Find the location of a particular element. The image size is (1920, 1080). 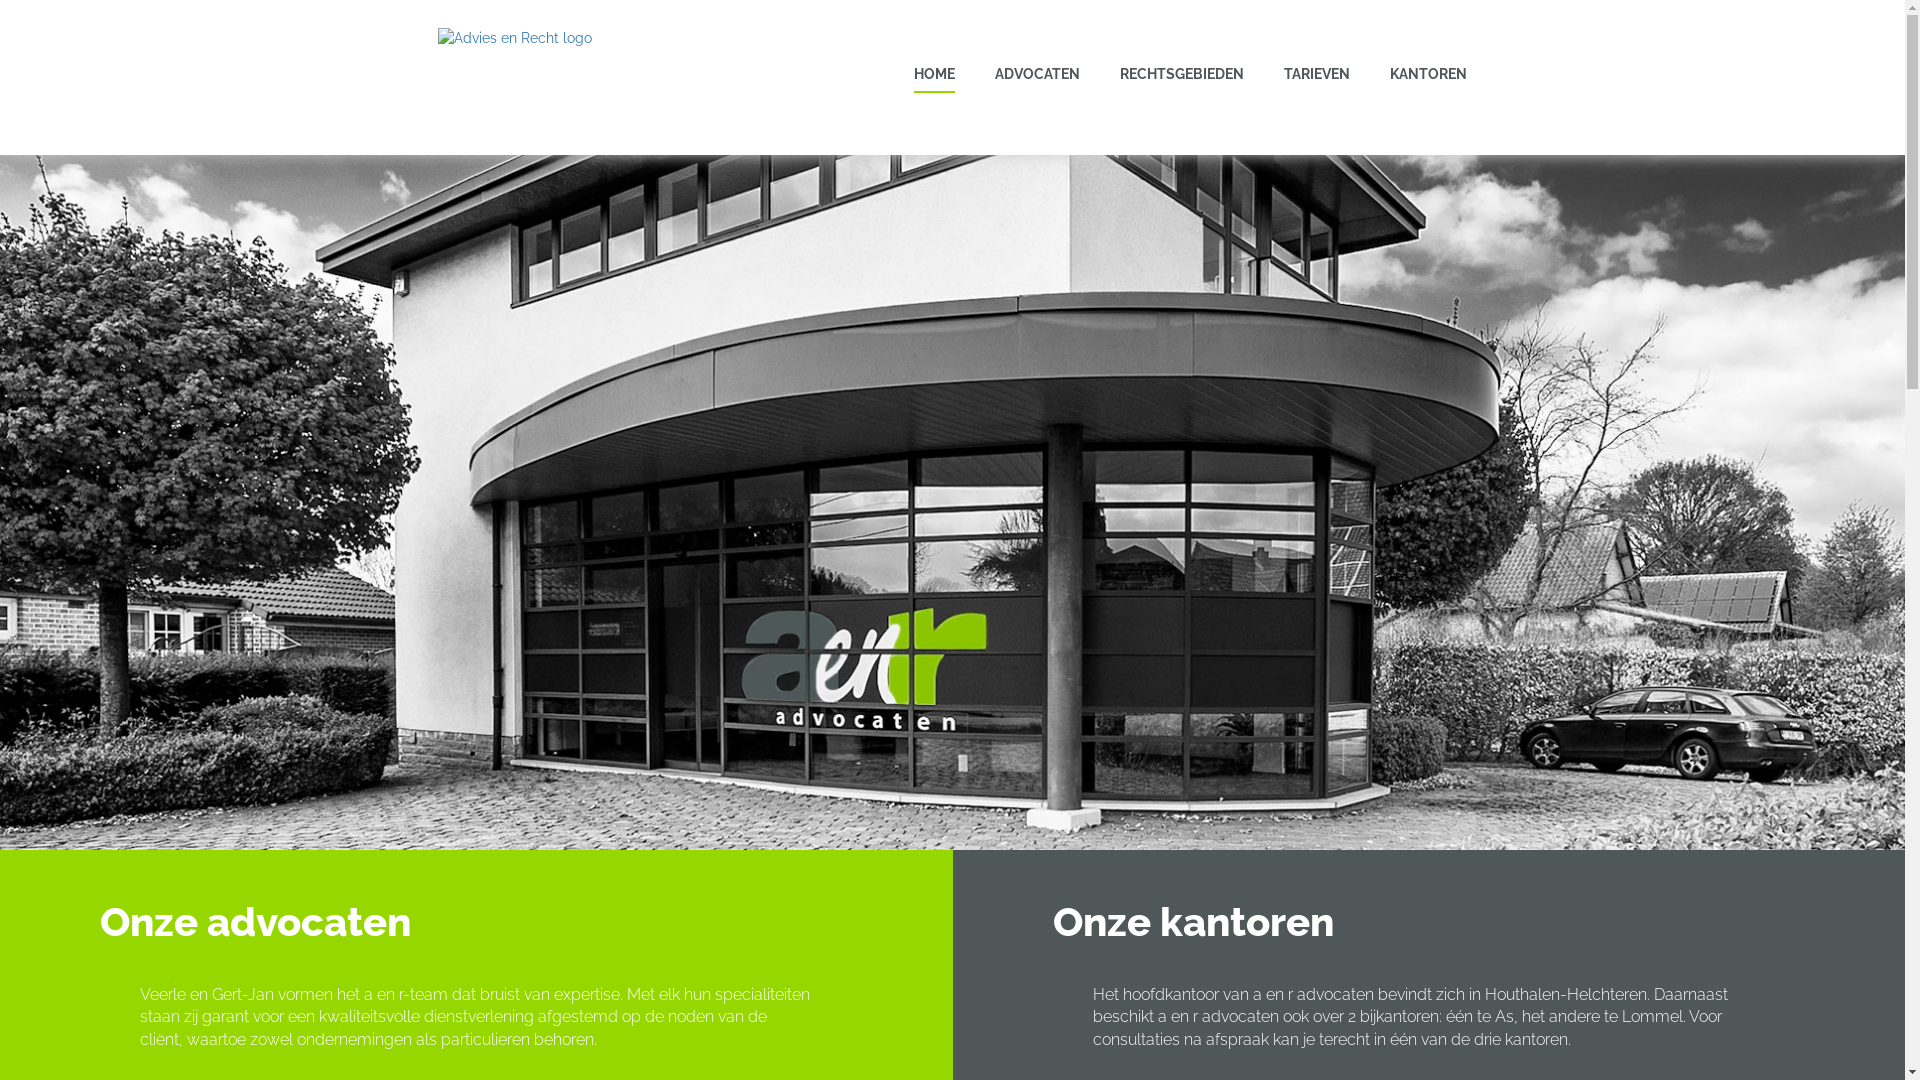

'ADVOCATEN' is located at coordinates (1037, 72).